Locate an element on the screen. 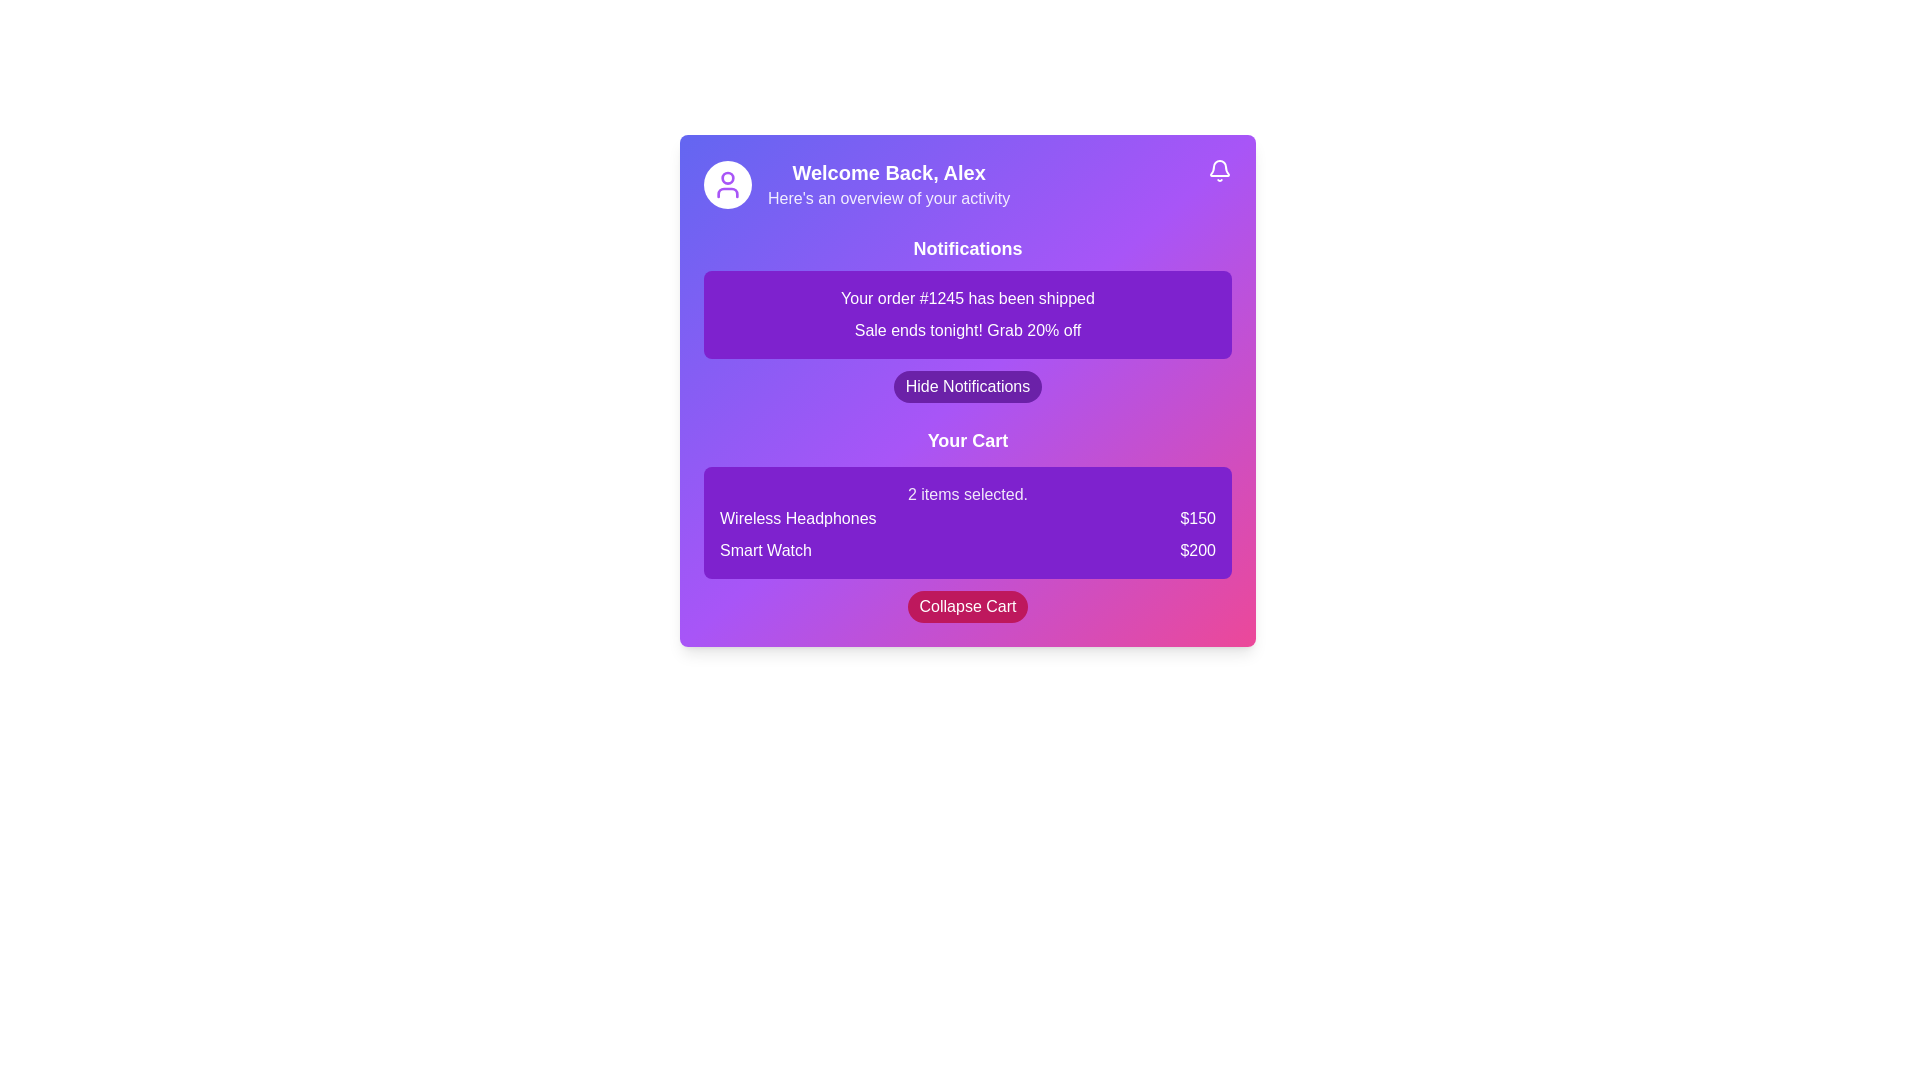  the static text element displaying '2 items selected.' in white color with 90% opacity against a purple background, which is located prominently above the list of item details in the 'Your Cart' section is located at coordinates (968, 494).